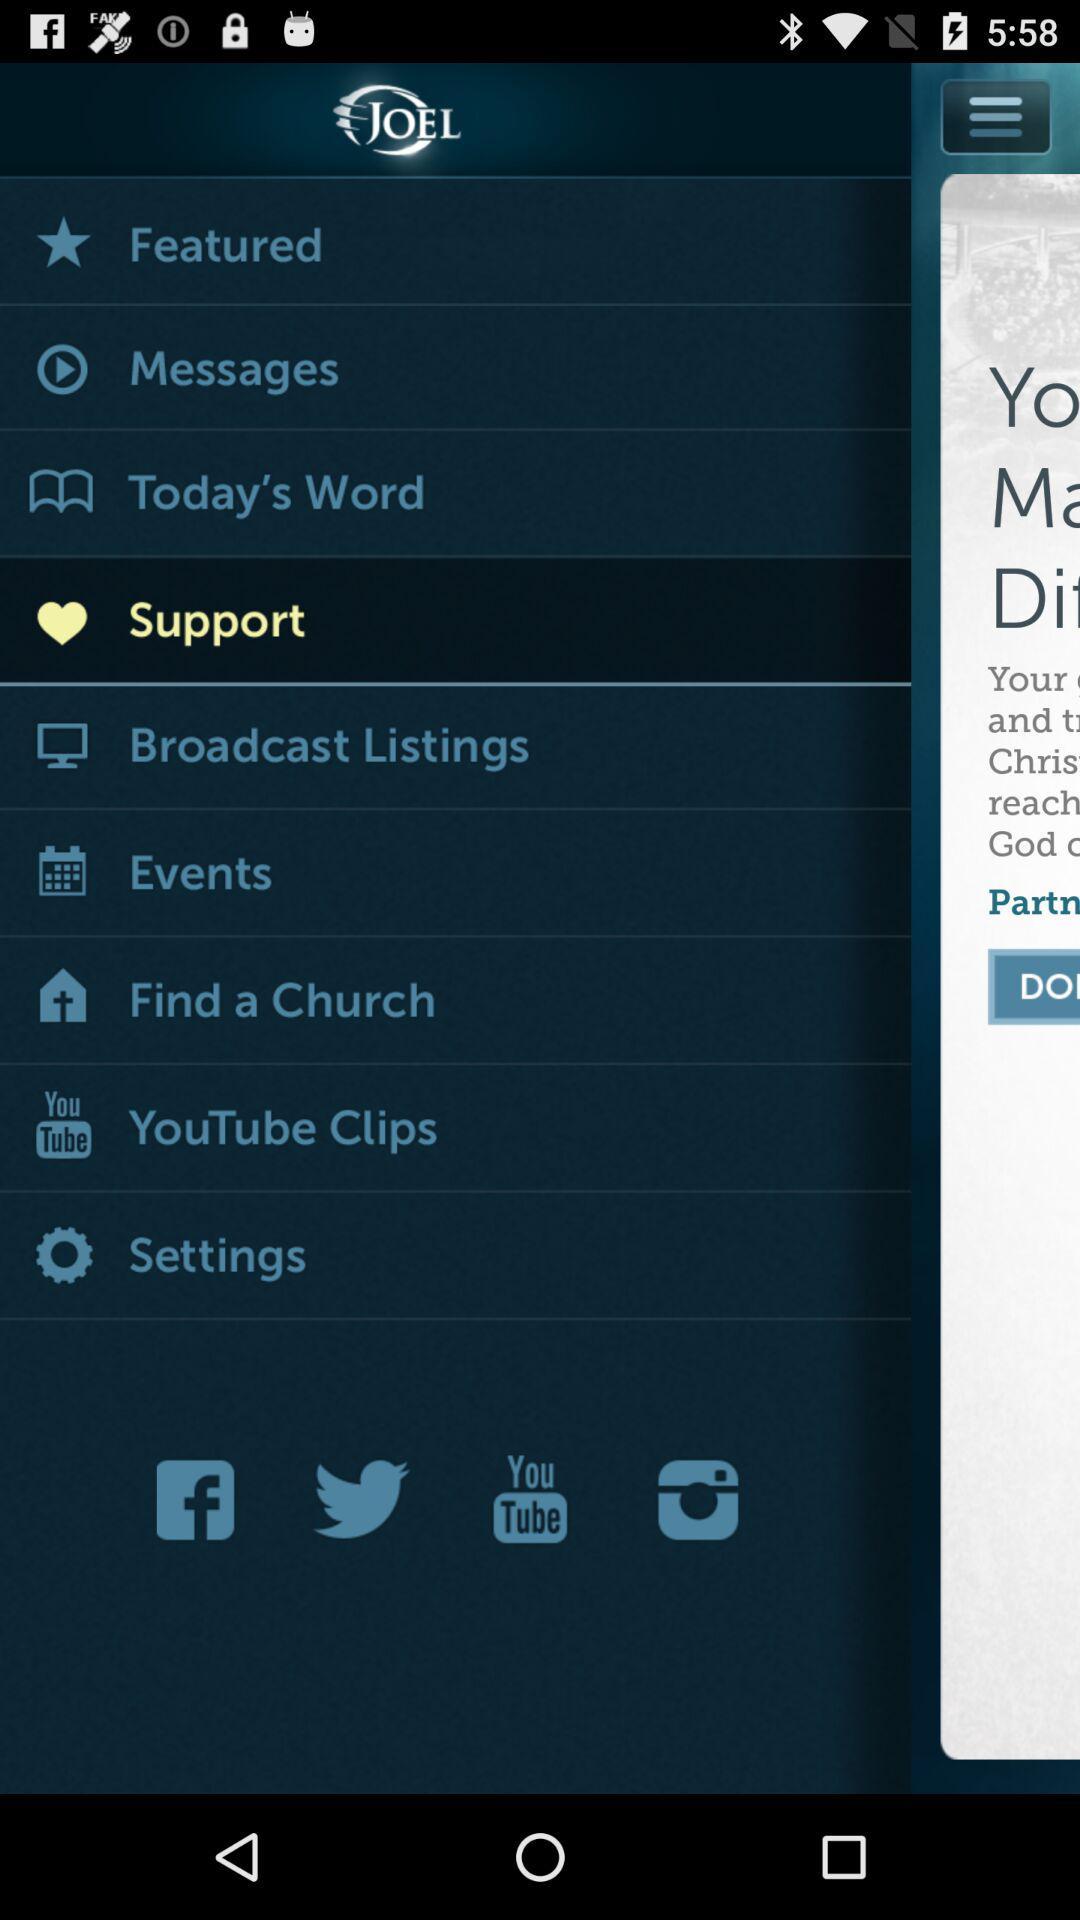 The image size is (1080, 1920). What do you see at coordinates (201, 1605) in the screenshot?
I see `the facebook icon` at bounding box center [201, 1605].